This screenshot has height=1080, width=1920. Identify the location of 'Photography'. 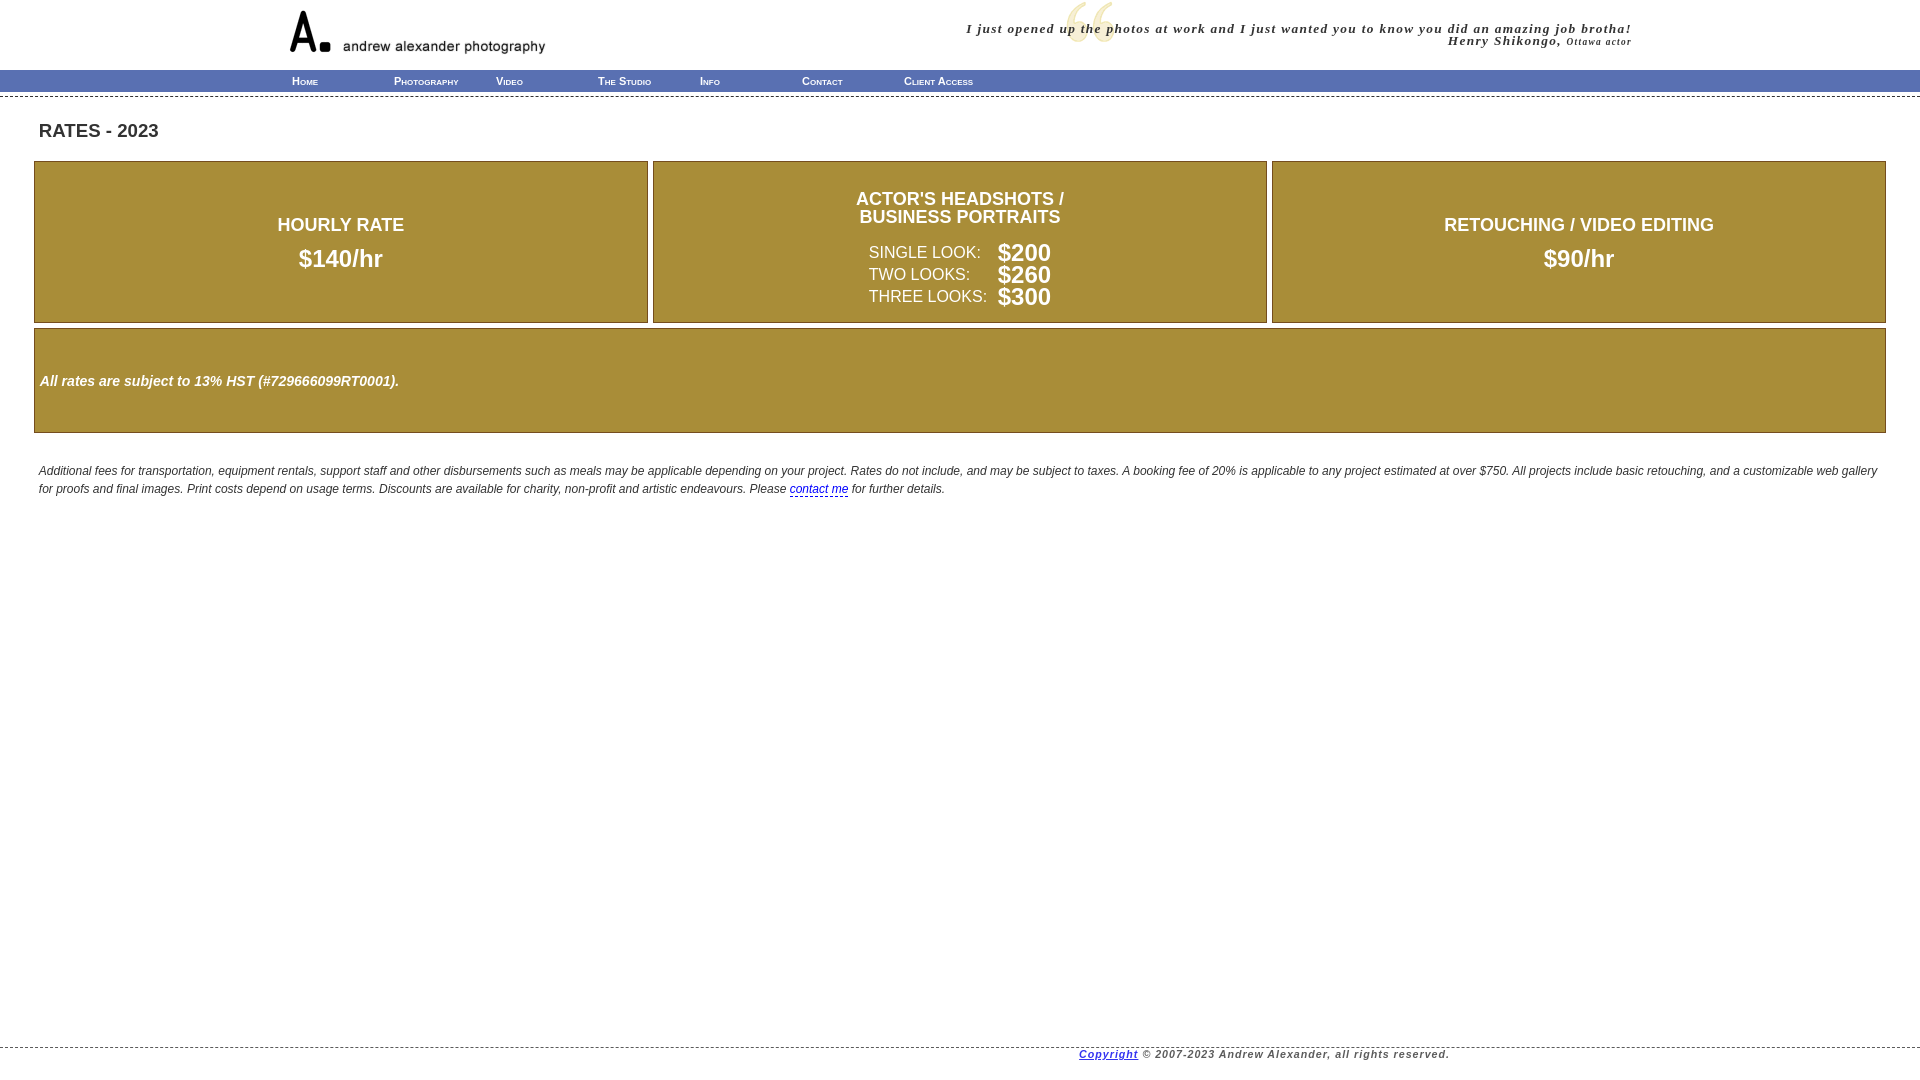
(444, 80).